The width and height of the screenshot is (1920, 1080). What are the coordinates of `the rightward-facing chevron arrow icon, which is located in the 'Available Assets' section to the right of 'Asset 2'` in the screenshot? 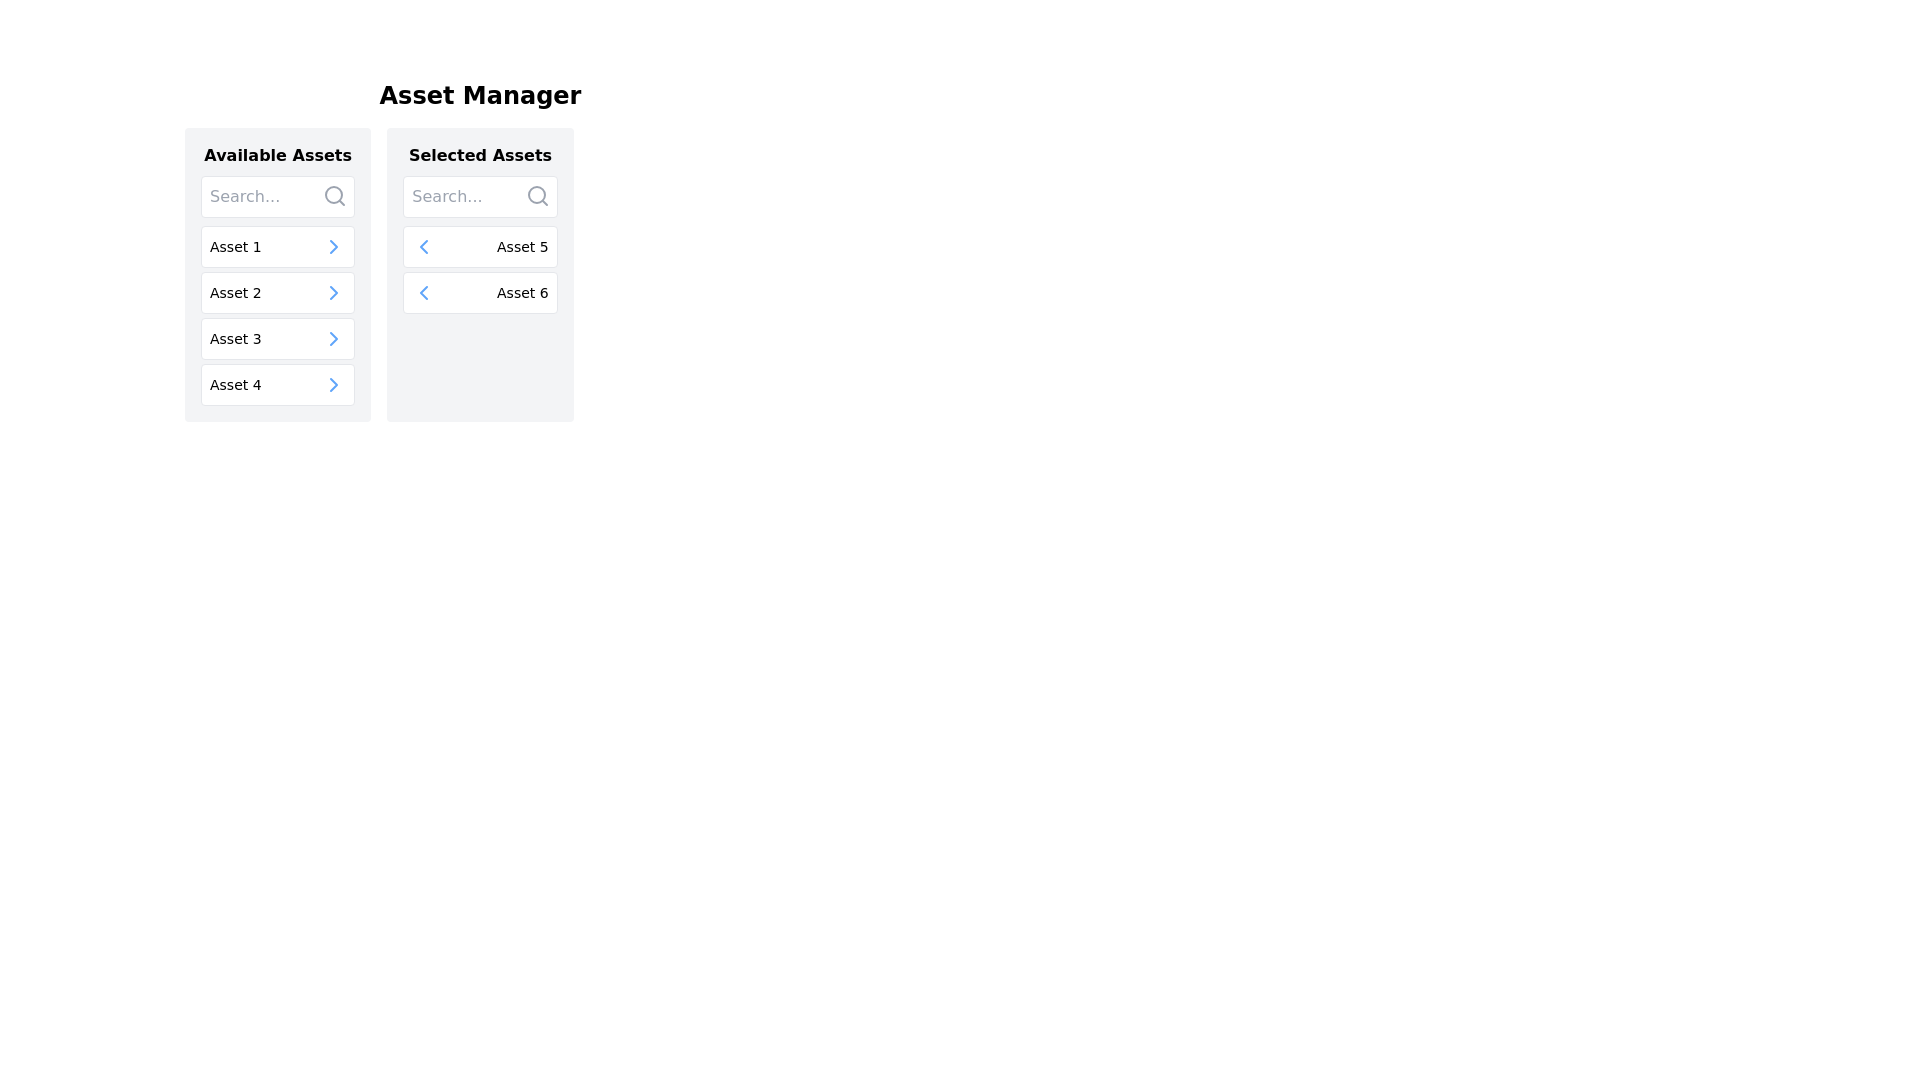 It's located at (334, 293).